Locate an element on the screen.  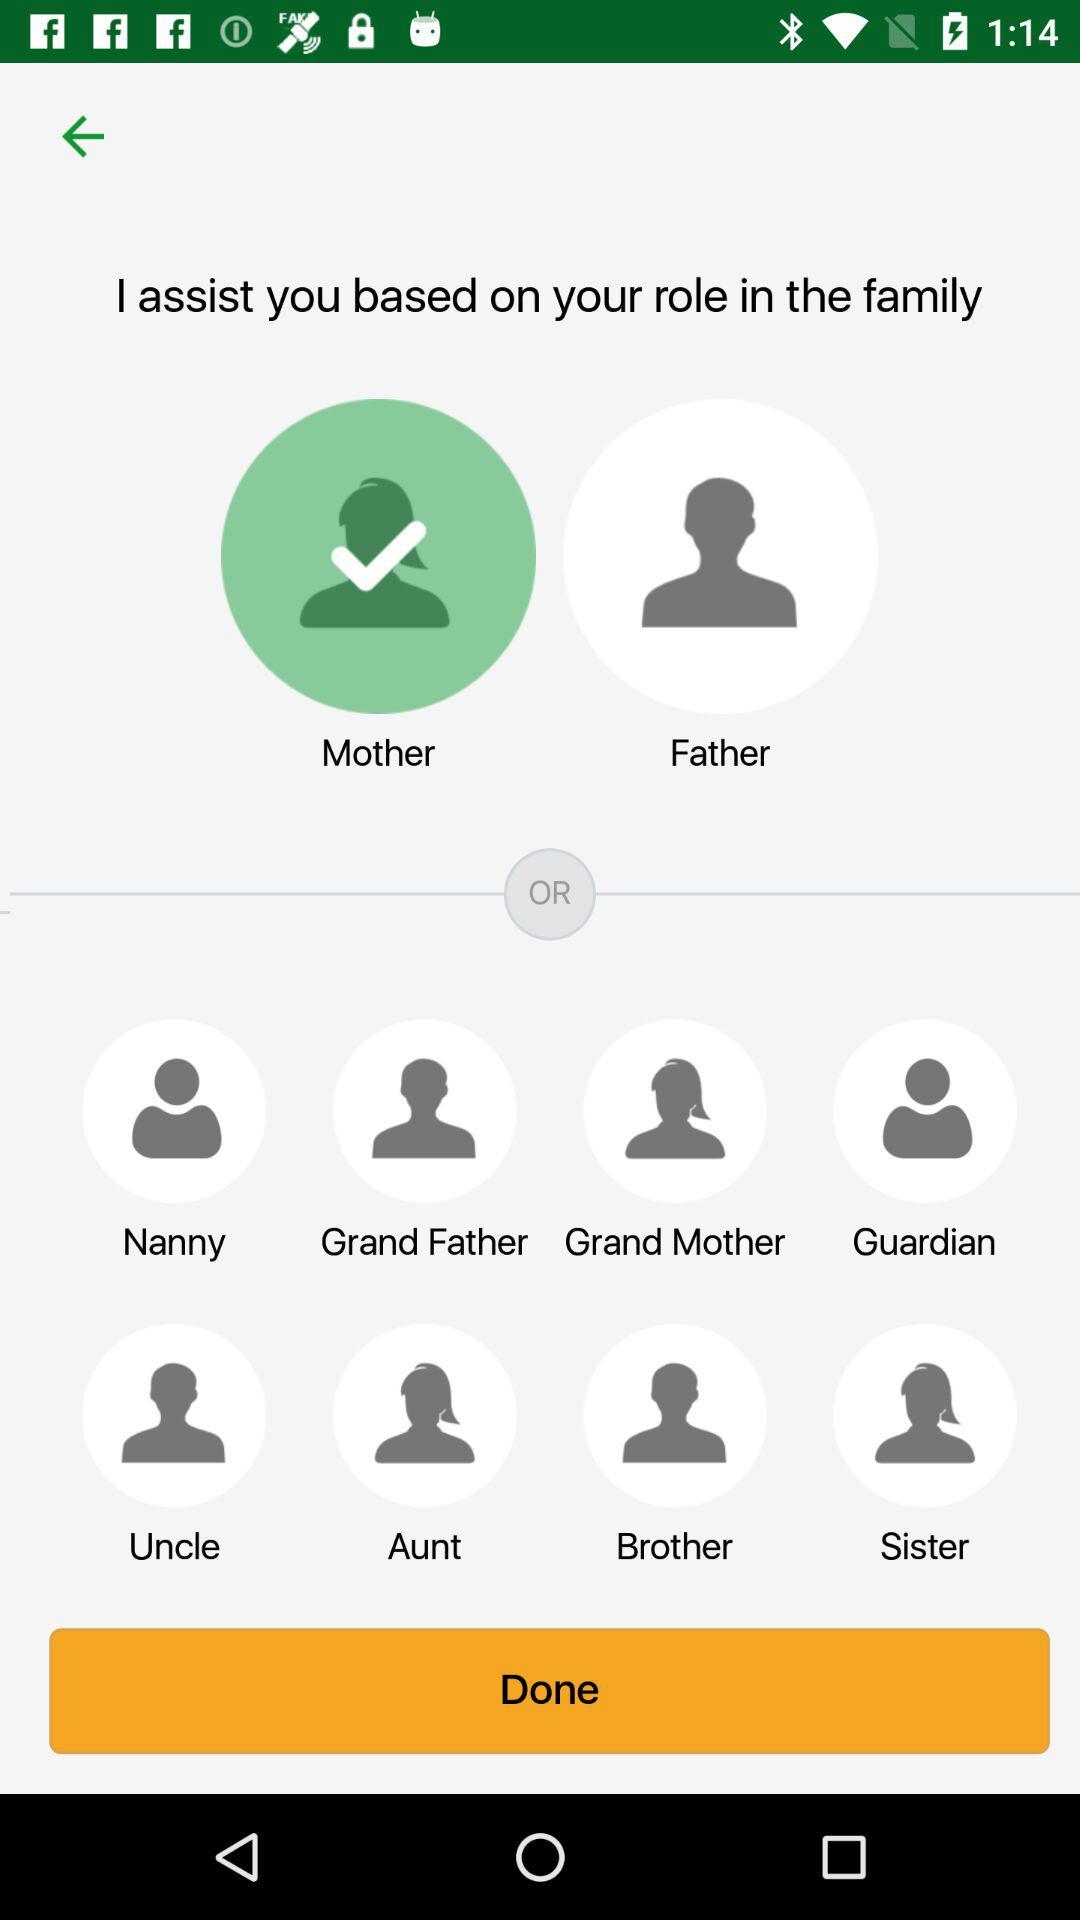
the brother icon is located at coordinates (665, 1414).